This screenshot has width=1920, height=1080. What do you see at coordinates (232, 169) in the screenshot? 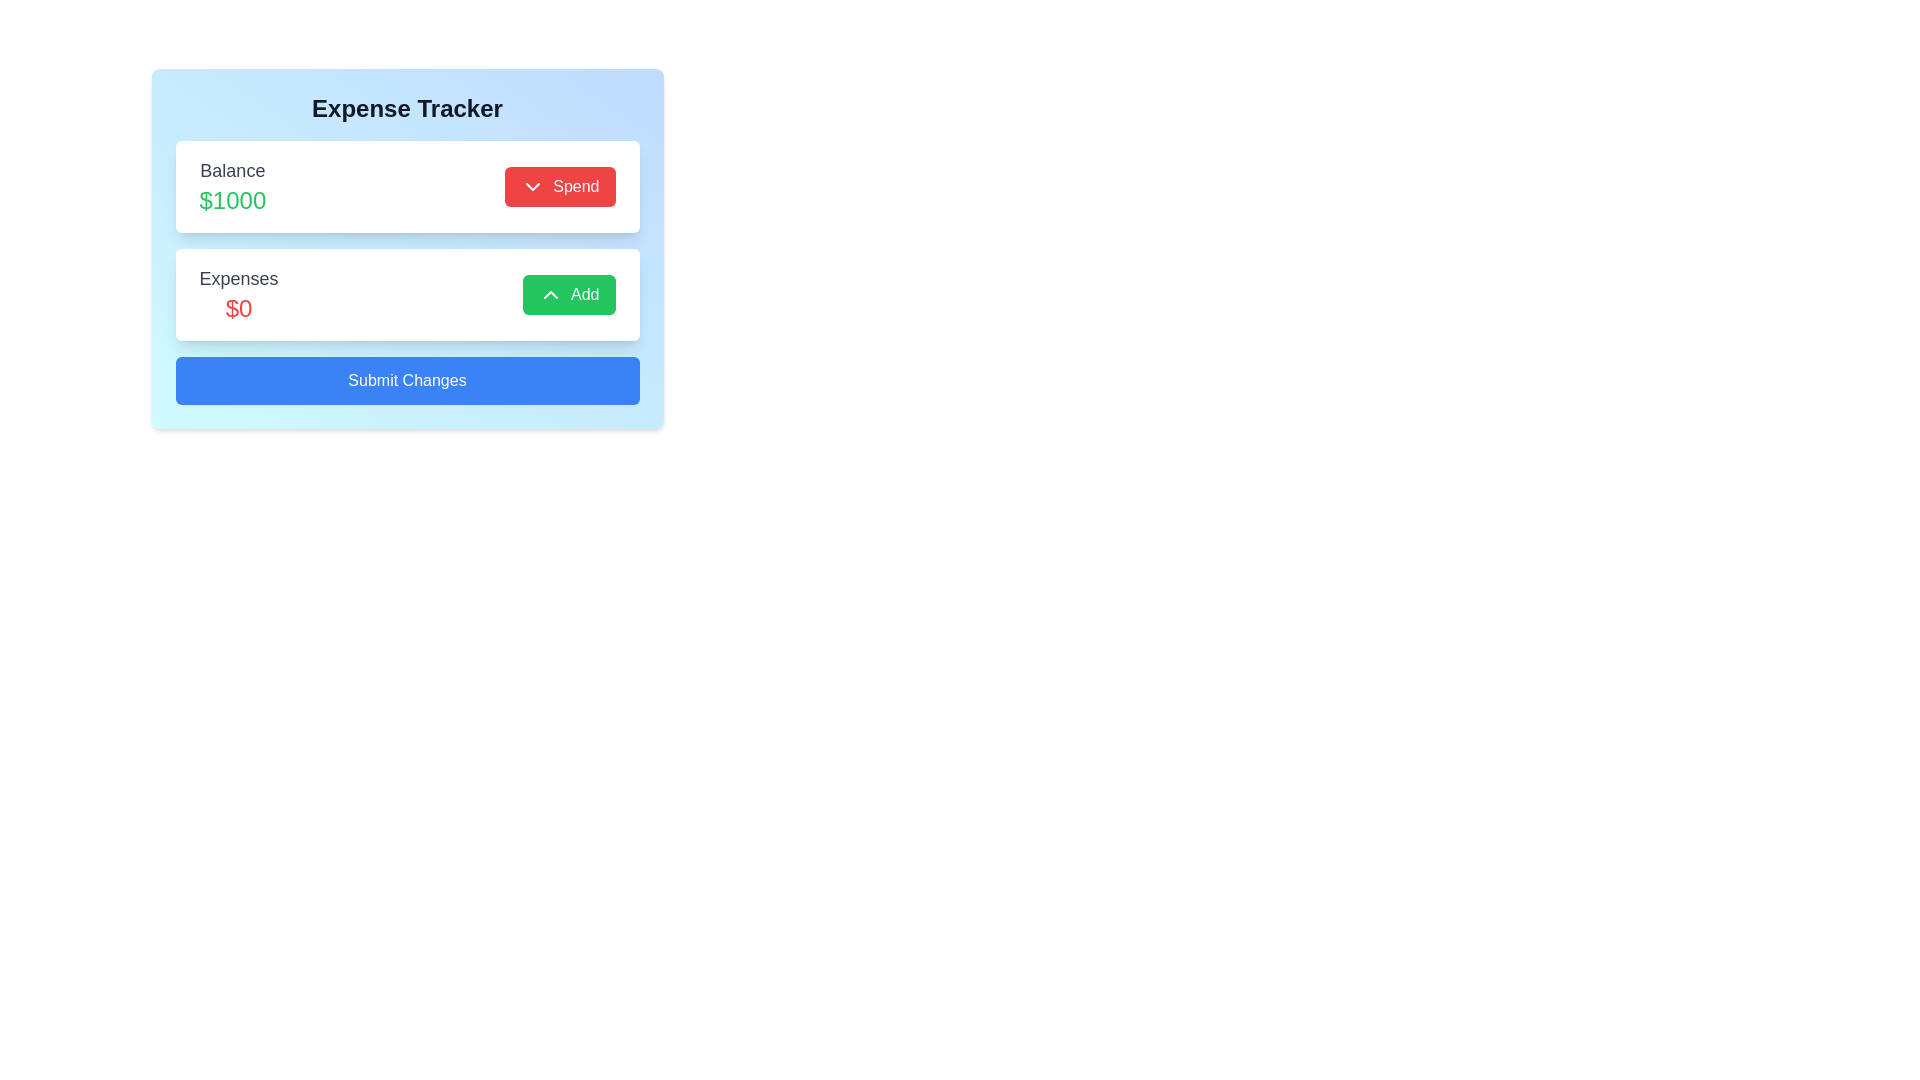
I see `the 'Balance' text label, which is styled with a larger font size, medium-bold weight, and gray color, located at the top of its section above the '$1000' text` at bounding box center [232, 169].